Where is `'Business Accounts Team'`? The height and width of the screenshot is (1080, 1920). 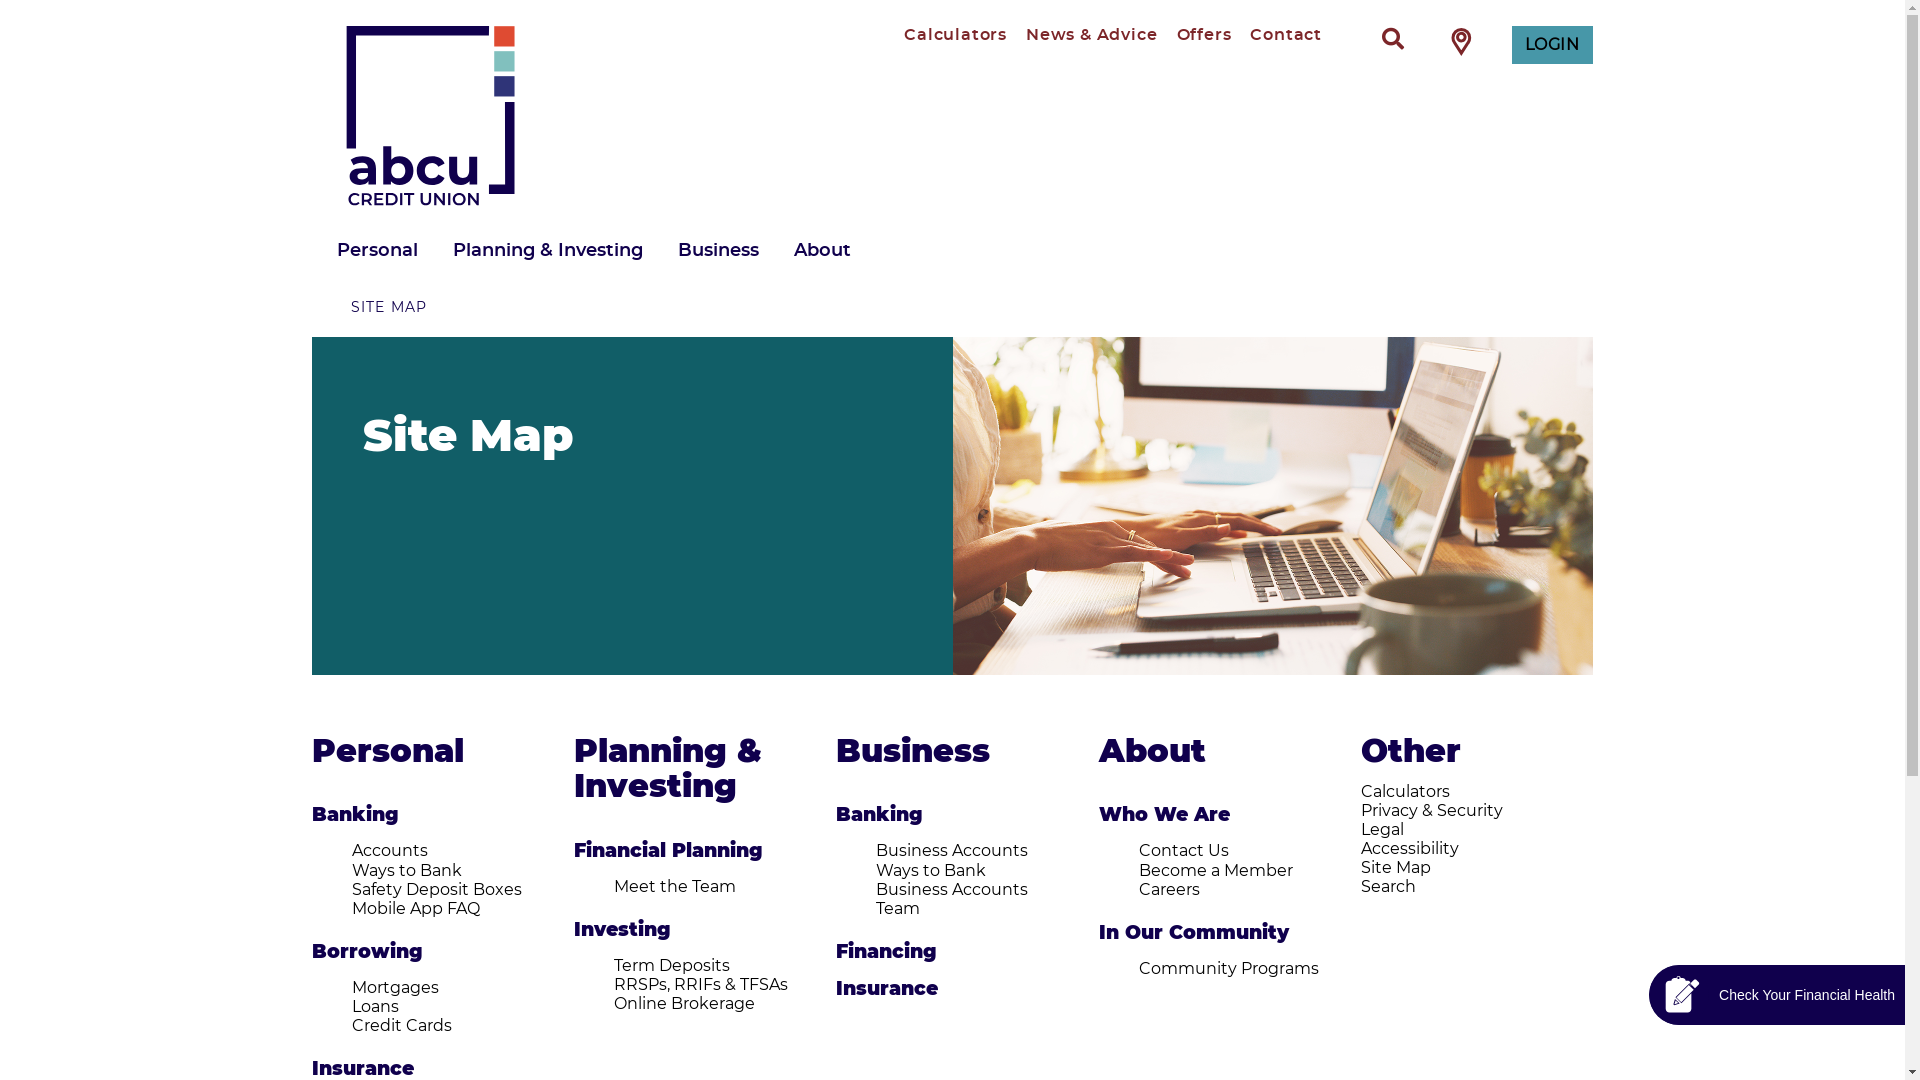
'Business Accounts Team' is located at coordinates (950, 898).